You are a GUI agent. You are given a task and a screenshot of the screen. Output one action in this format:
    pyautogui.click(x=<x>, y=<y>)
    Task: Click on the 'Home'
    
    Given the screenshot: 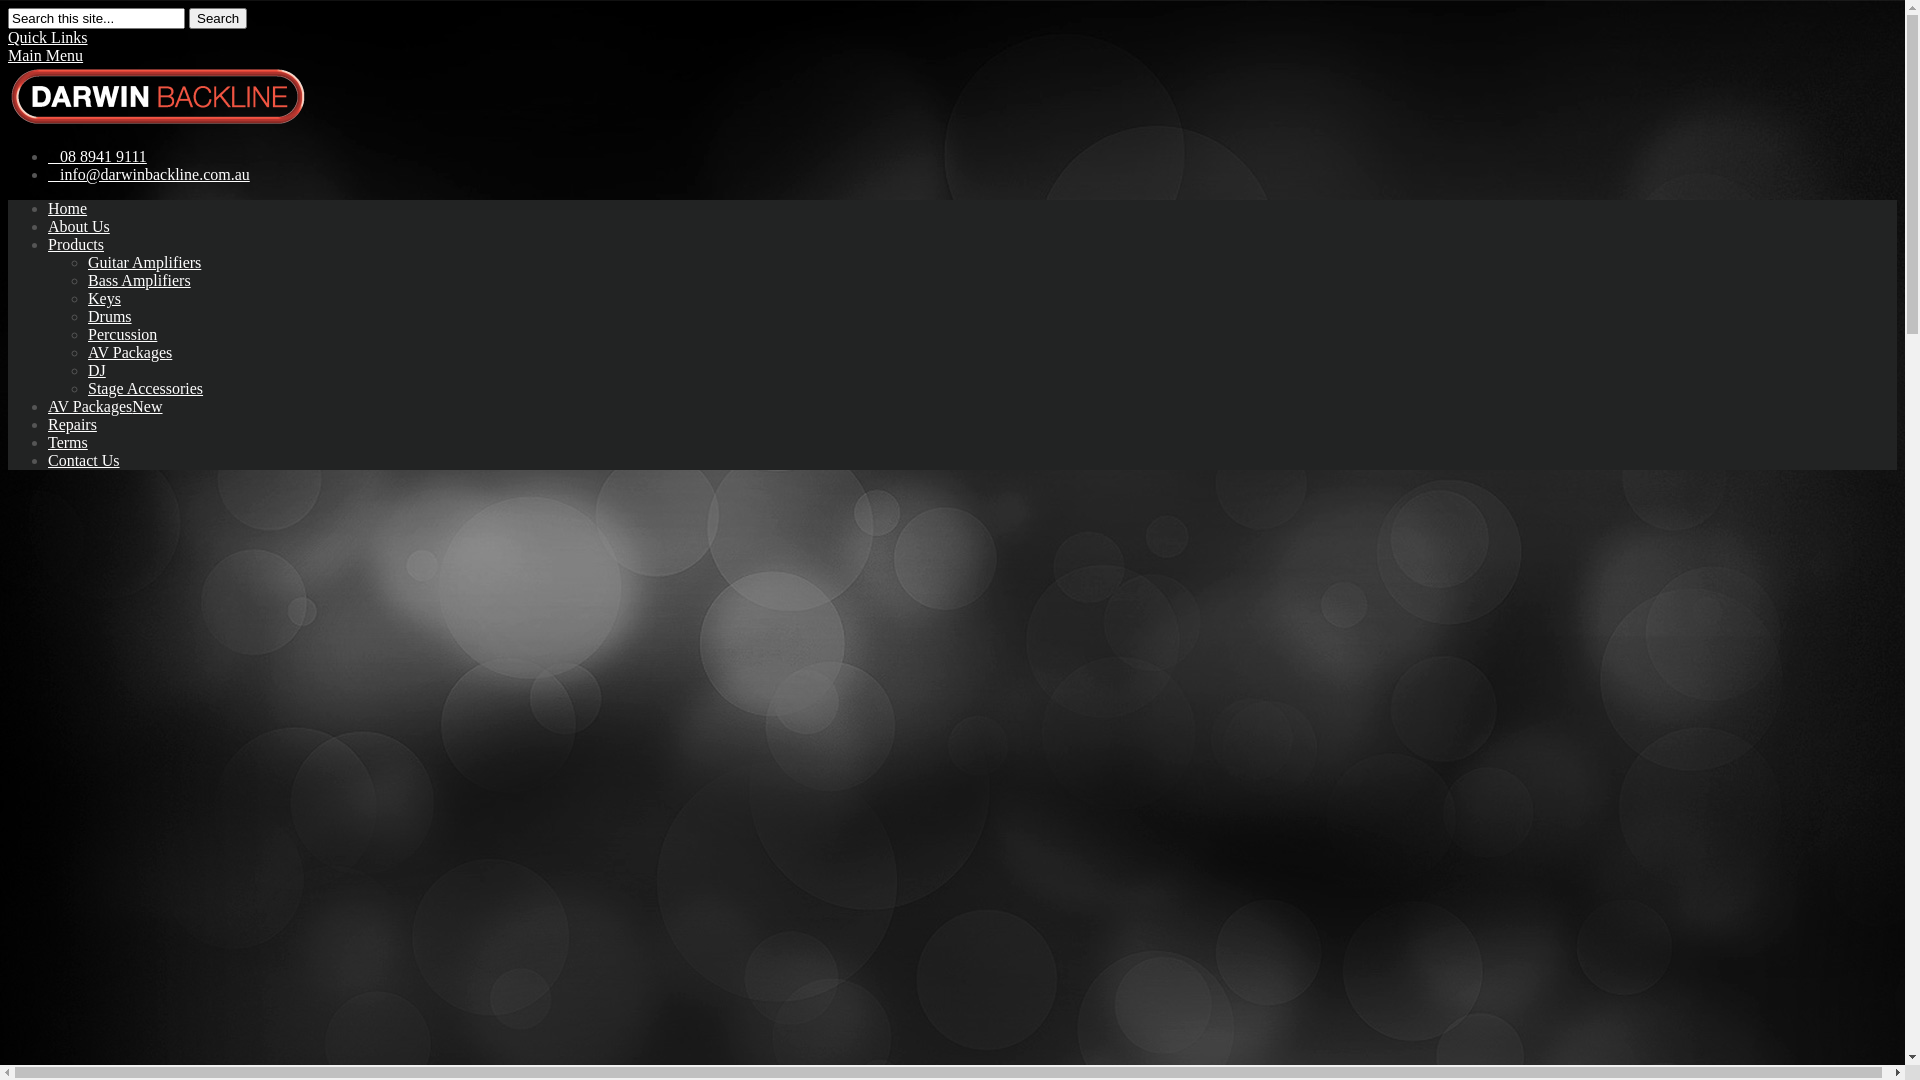 What is the action you would take?
    pyautogui.click(x=67, y=208)
    